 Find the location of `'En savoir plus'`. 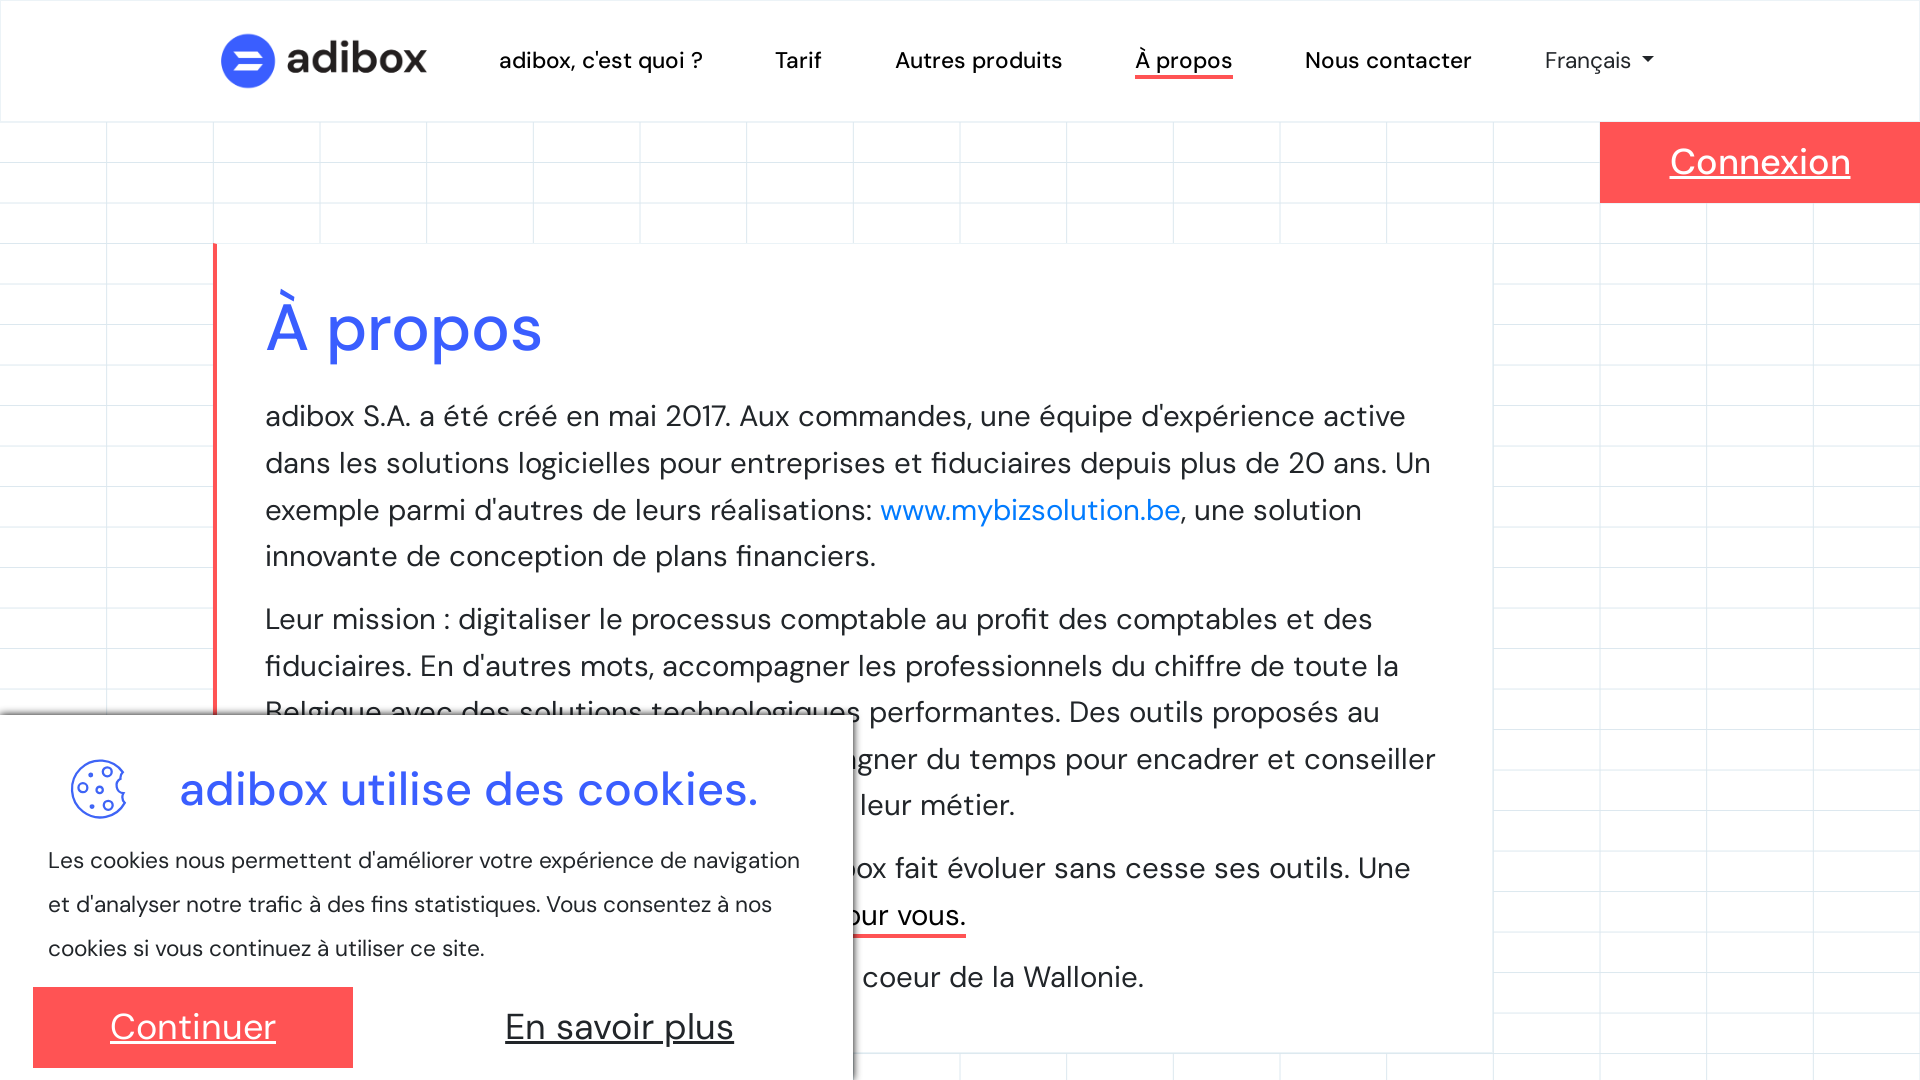

'En savoir plus' is located at coordinates (618, 1027).